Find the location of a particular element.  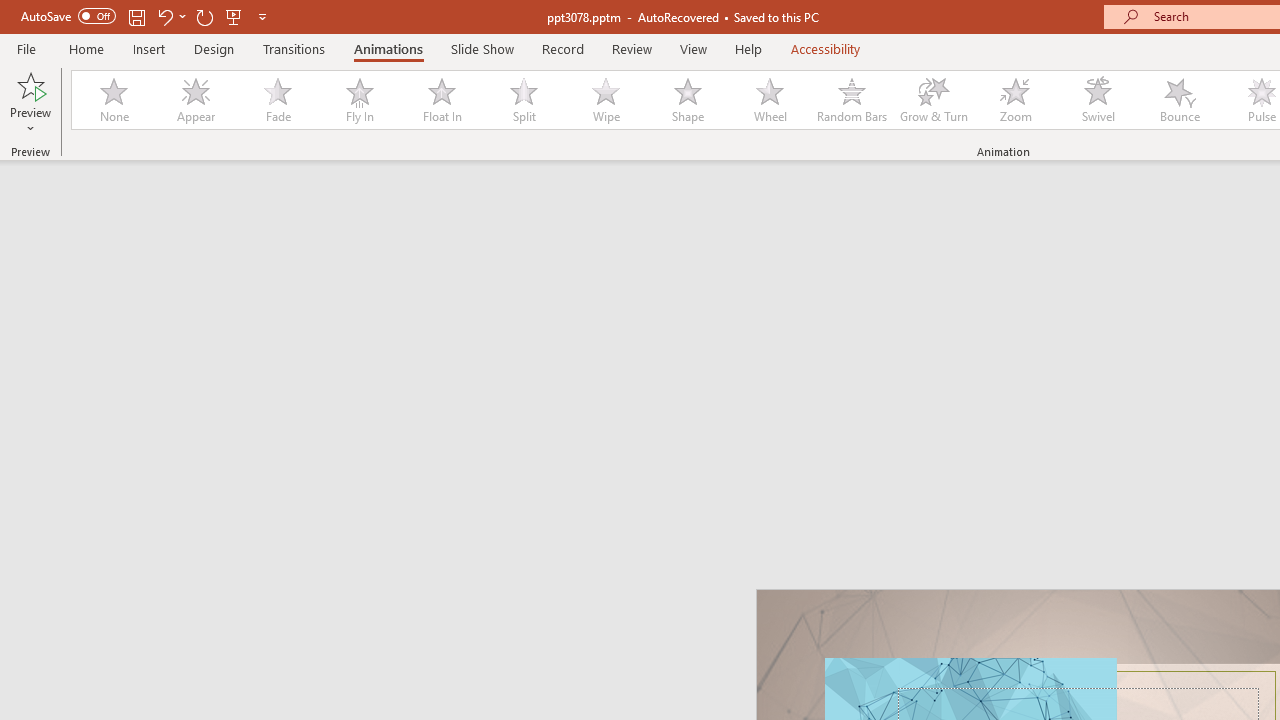

'None' is located at coordinates (112, 100).